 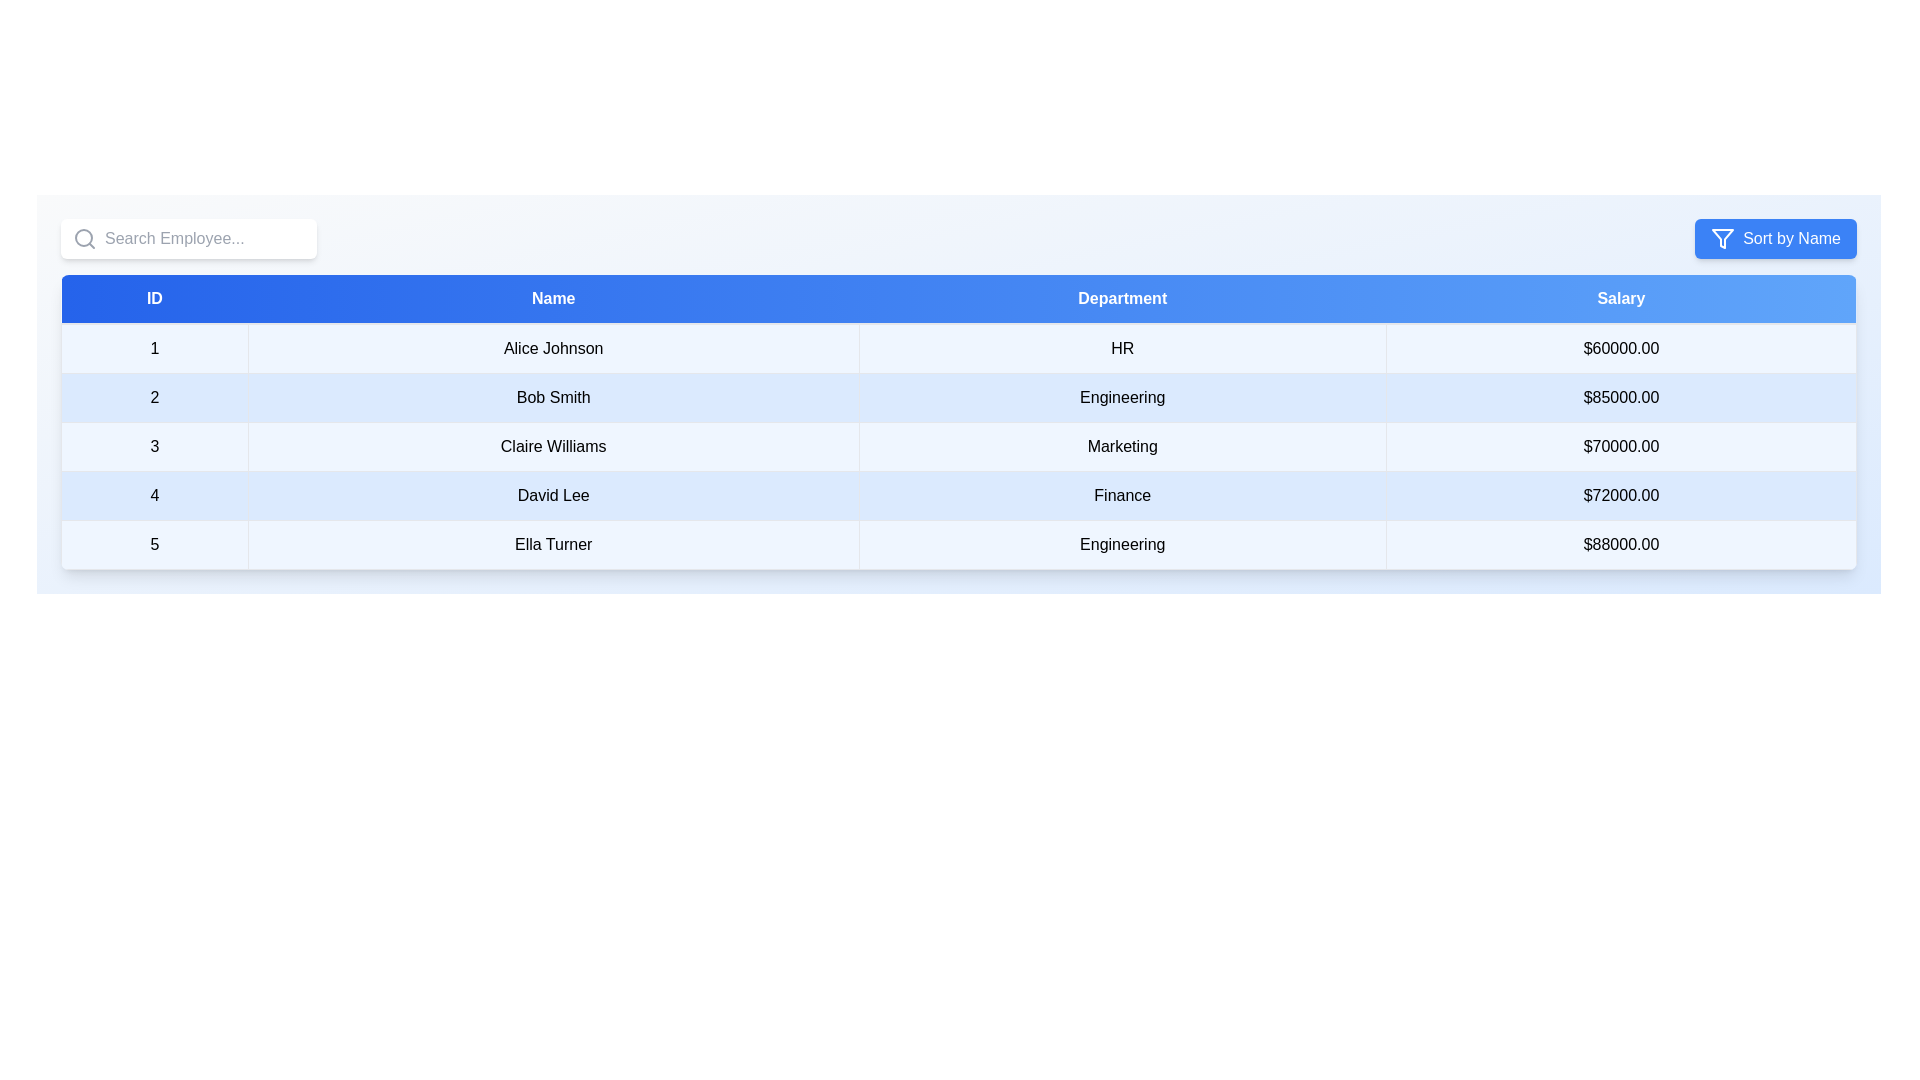 I want to click on the label displaying 'Ella Turner' in the second column of the fifth entry in the table, so click(x=553, y=544).